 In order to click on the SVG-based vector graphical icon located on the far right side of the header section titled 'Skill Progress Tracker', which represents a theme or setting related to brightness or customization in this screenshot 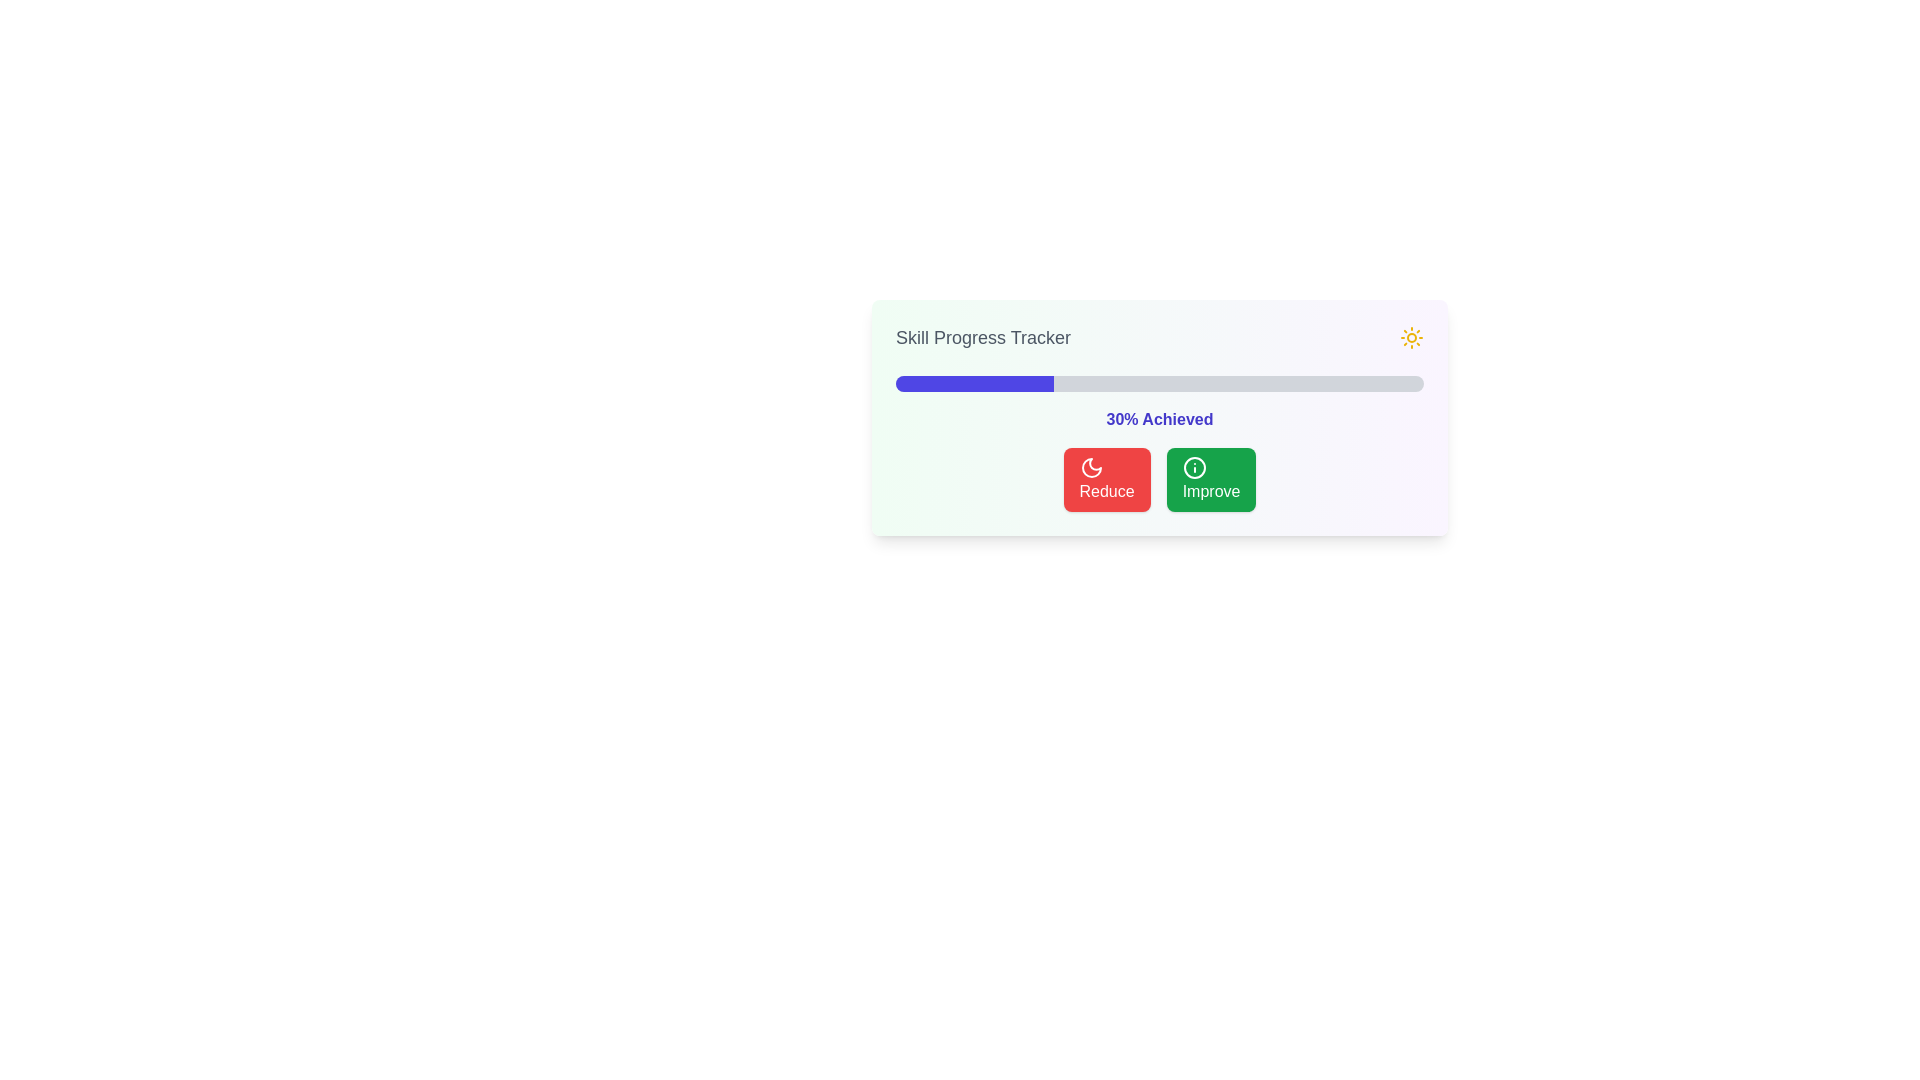, I will do `click(1410, 337)`.